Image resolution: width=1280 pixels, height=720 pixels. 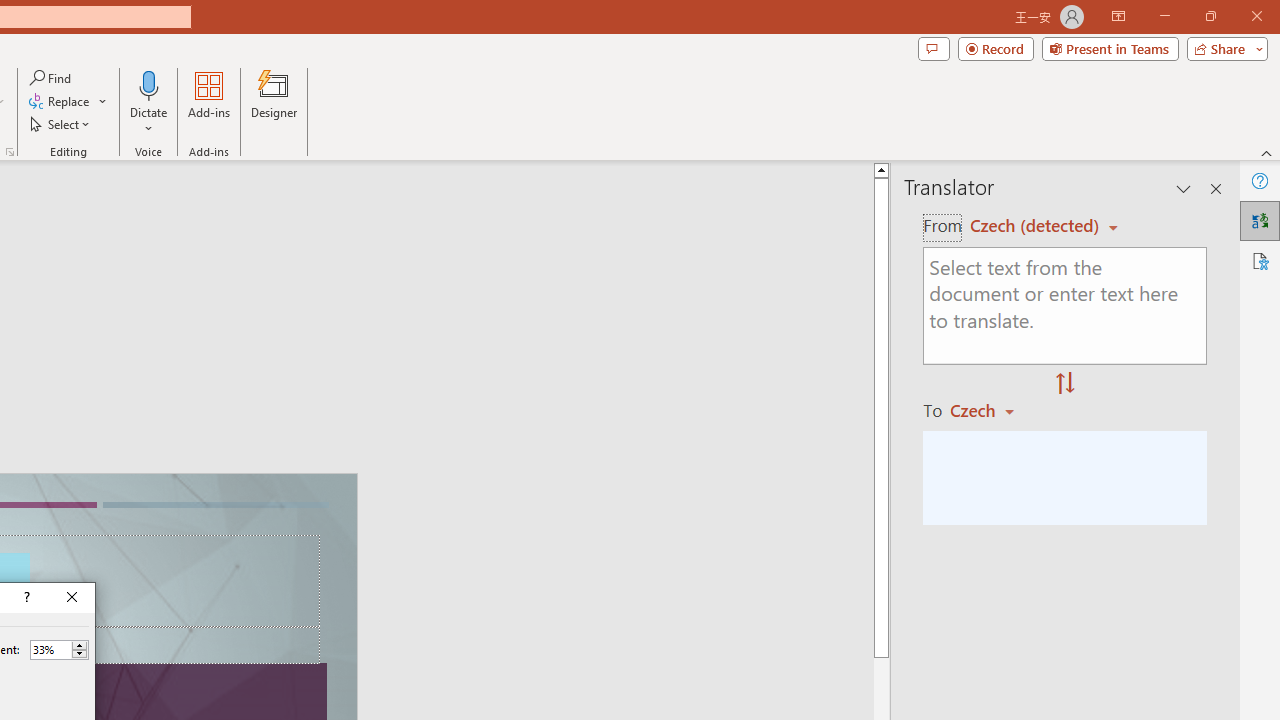 I want to click on 'Less', so click(x=79, y=654).